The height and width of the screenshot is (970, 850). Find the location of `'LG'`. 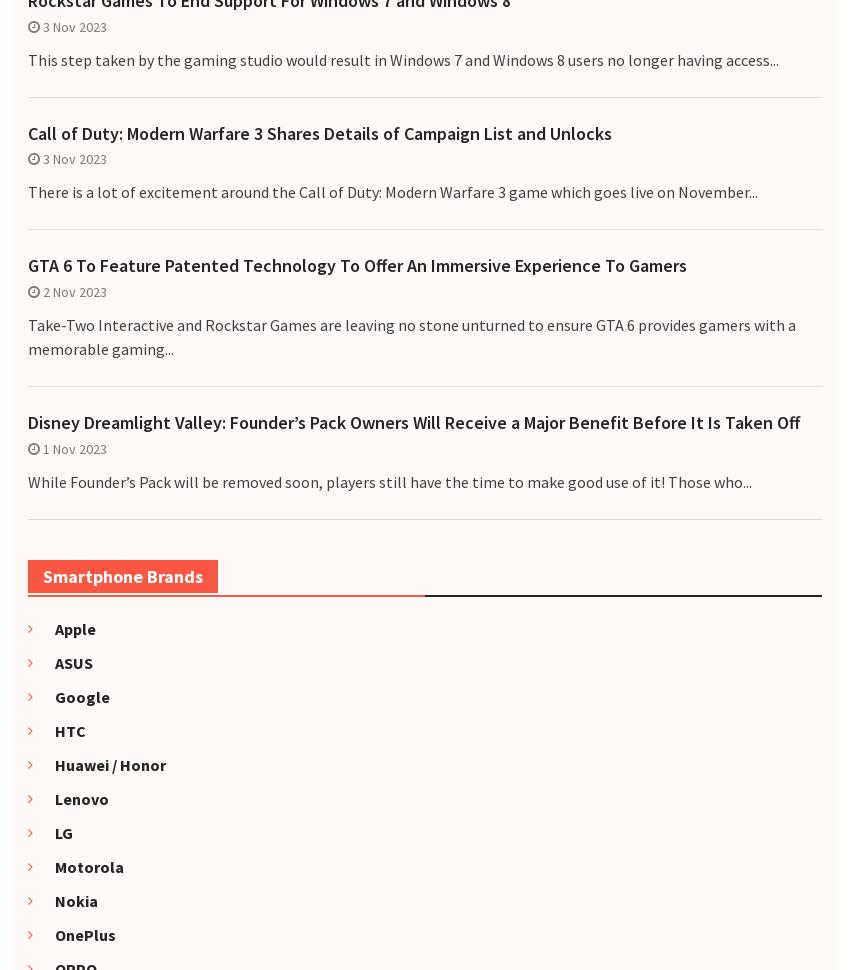

'LG' is located at coordinates (55, 830).